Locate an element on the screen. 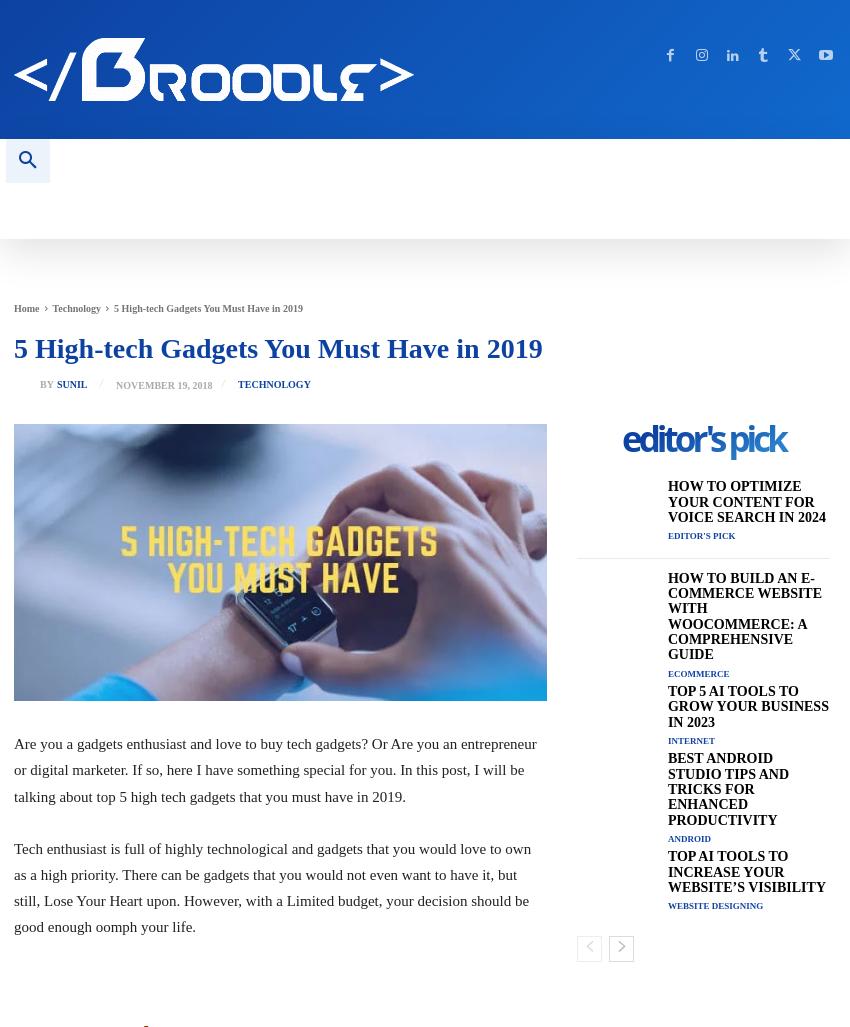 The height and width of the screenshot is (1027, 850). 'Tech enthusiast is full of highly technological and gadgets that you would love to own as a high priority. There can be gadgets that you would not even want to have it, but still, Lose Your Heart upon. However, with a Limited budget, your decision should be good enough oomph your life.' is located at coordinates (13, 886).